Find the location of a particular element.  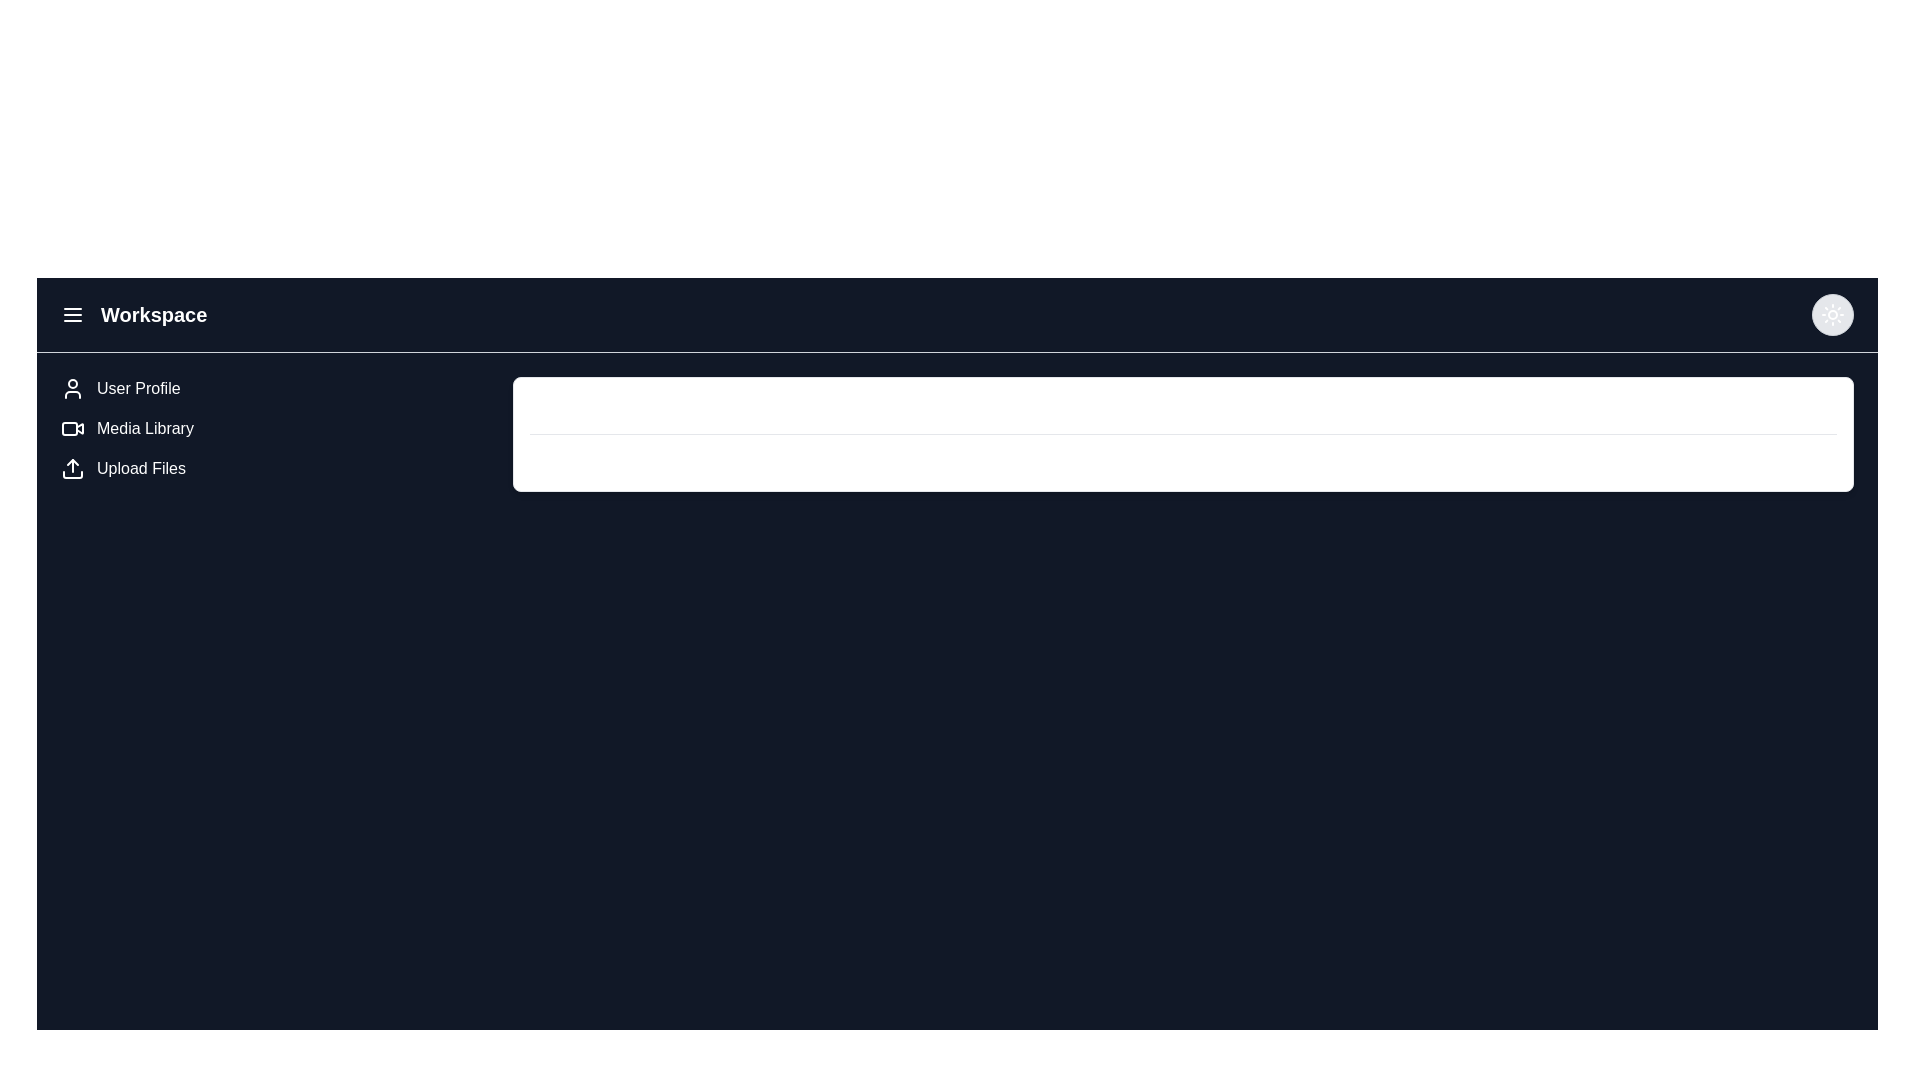

the 'Upload Files' navigation menu item, which is styled in white on a dark background and is the third item in the vertical navigation menu is located at coordinates (140, 469).